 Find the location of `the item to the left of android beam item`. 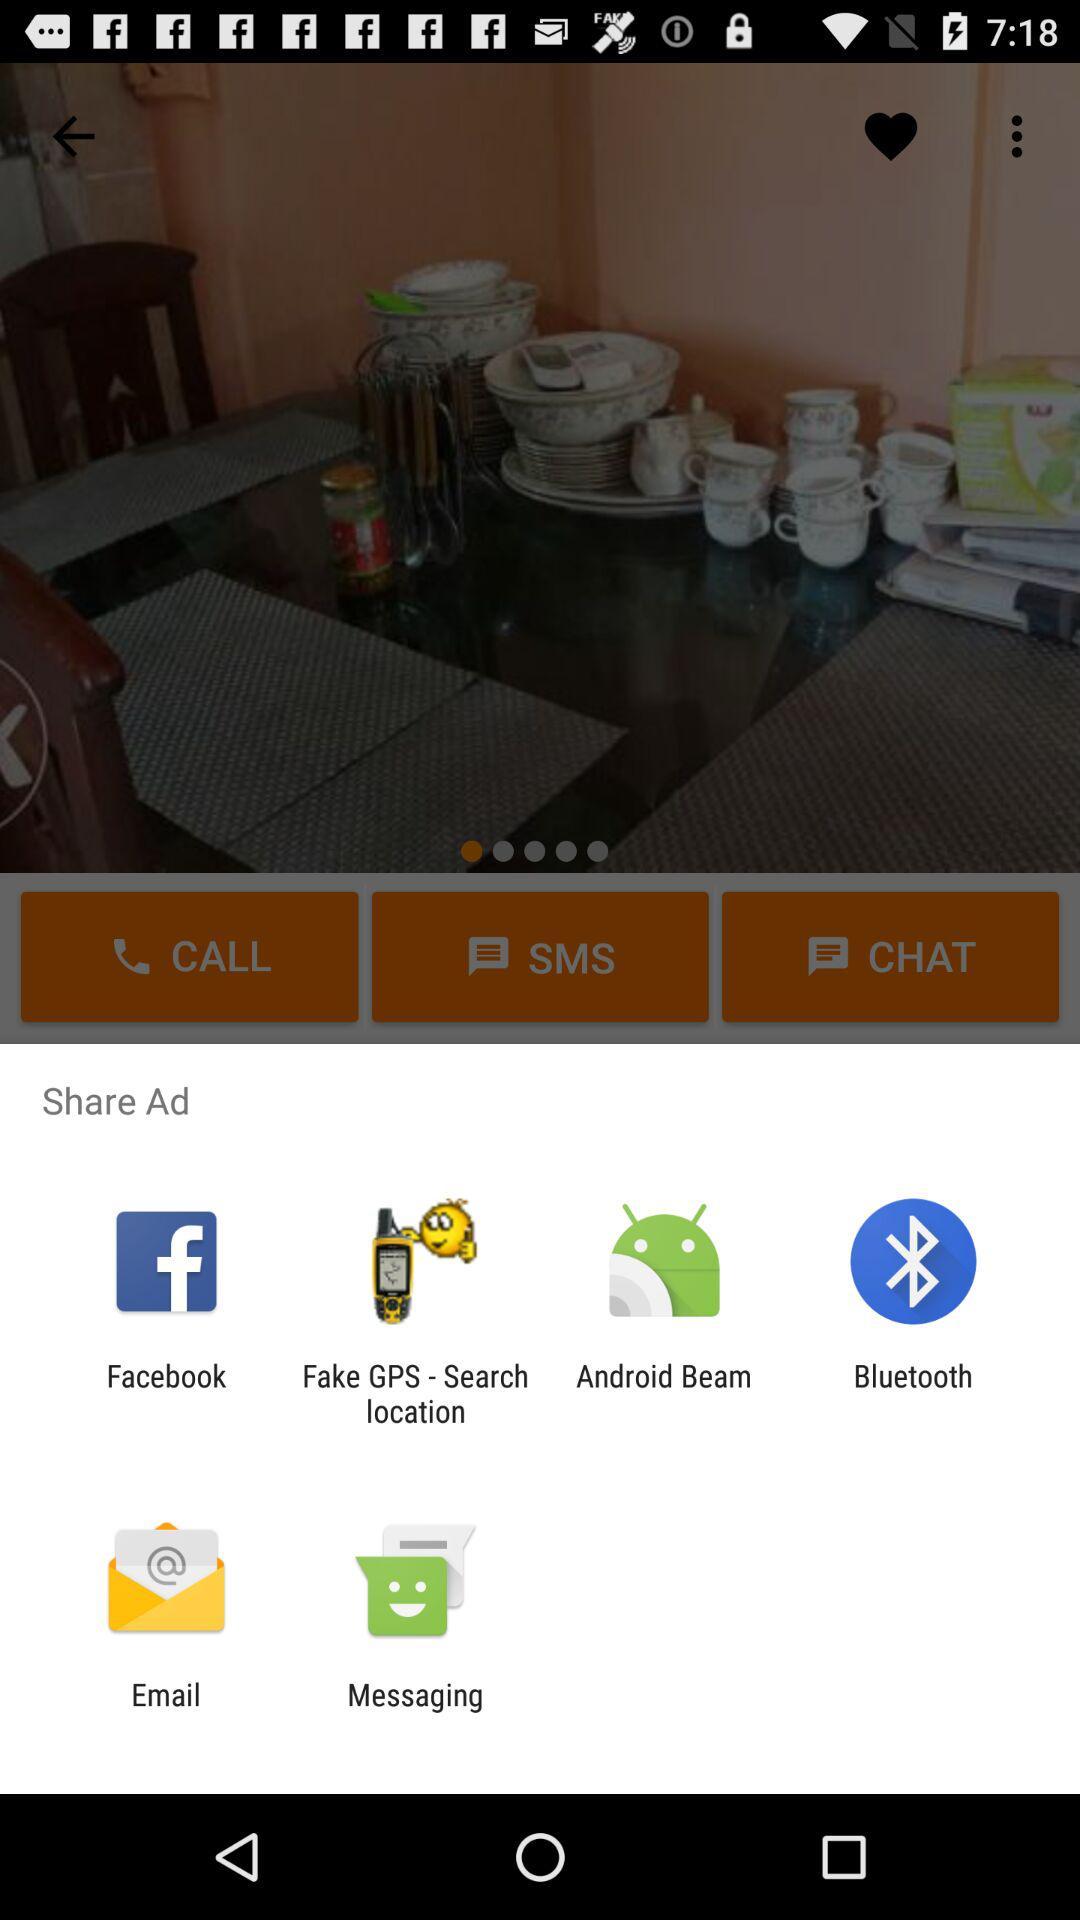

the item to the left of android beam item is located at coordinates (414, 1392).